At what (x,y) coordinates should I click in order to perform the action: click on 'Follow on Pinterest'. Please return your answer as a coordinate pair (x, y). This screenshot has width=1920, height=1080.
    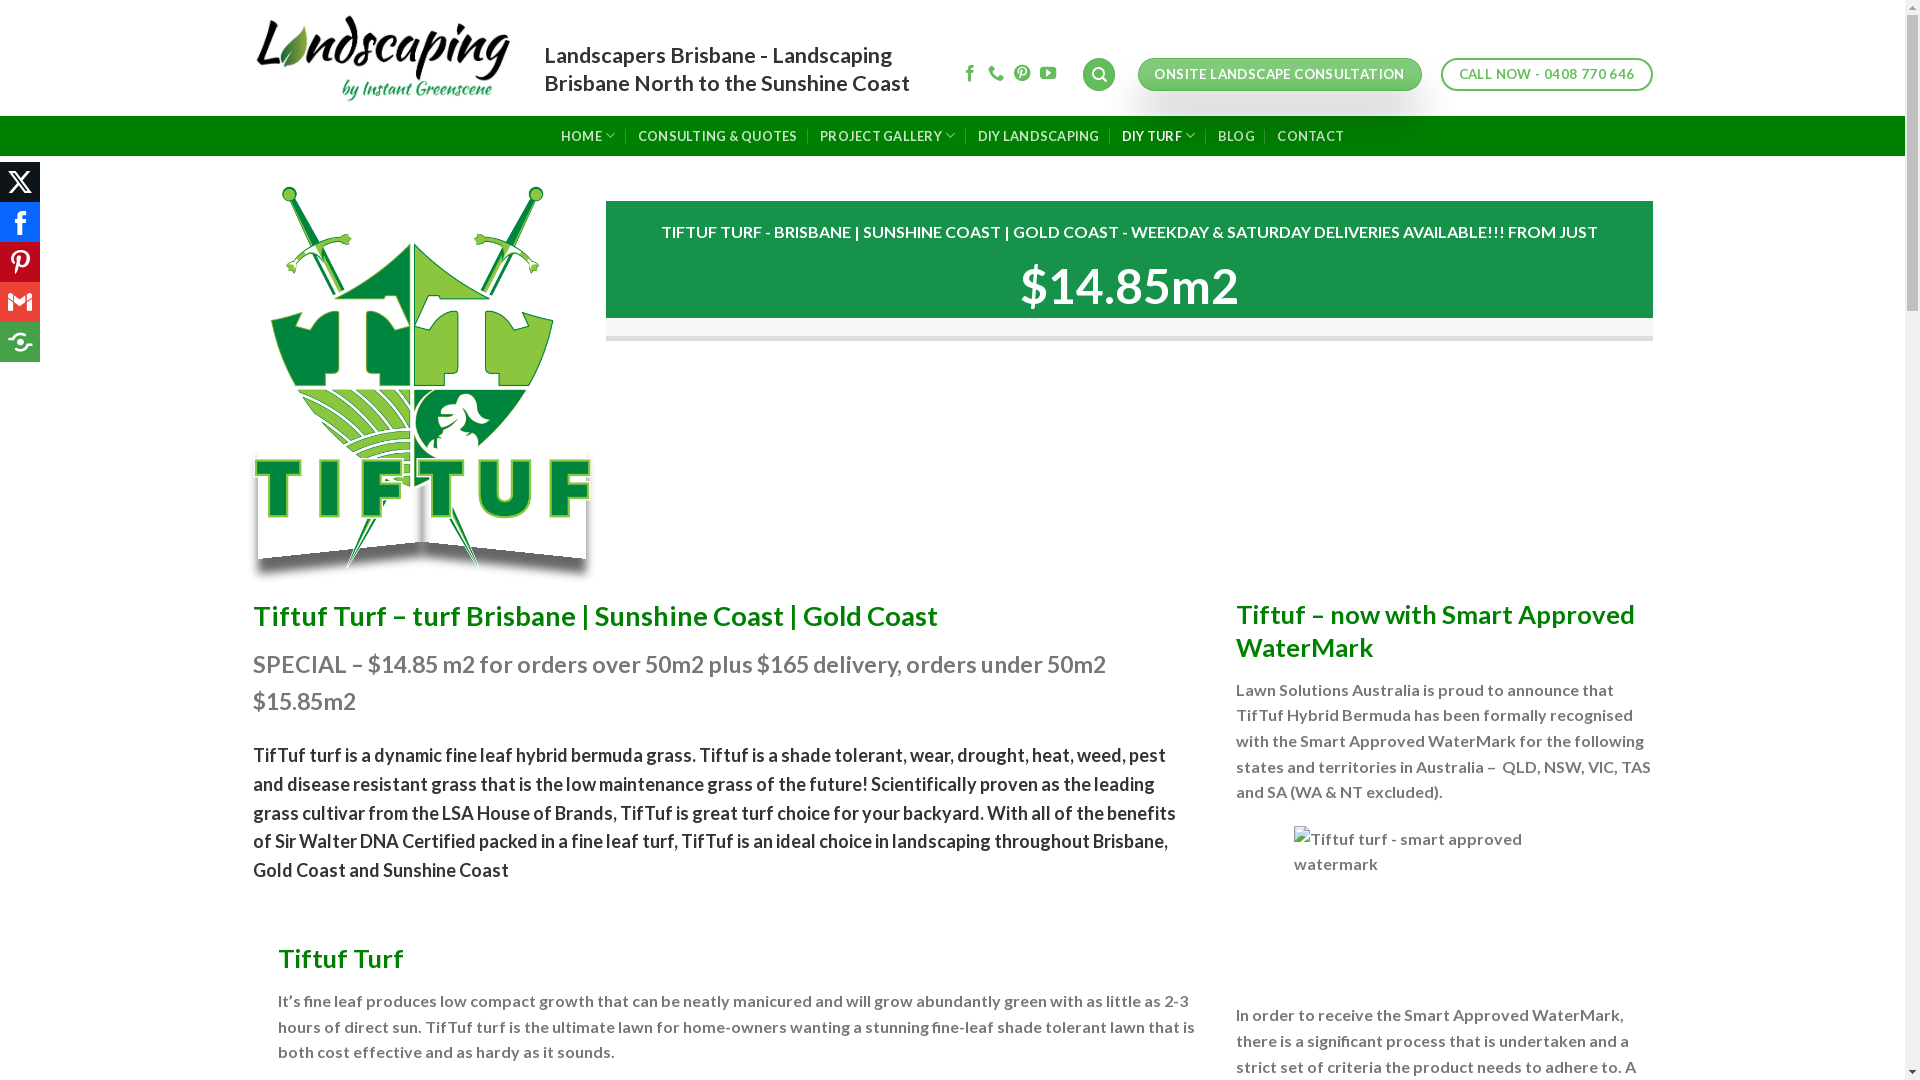
    Looking at the image, I should click on (1022, 72).